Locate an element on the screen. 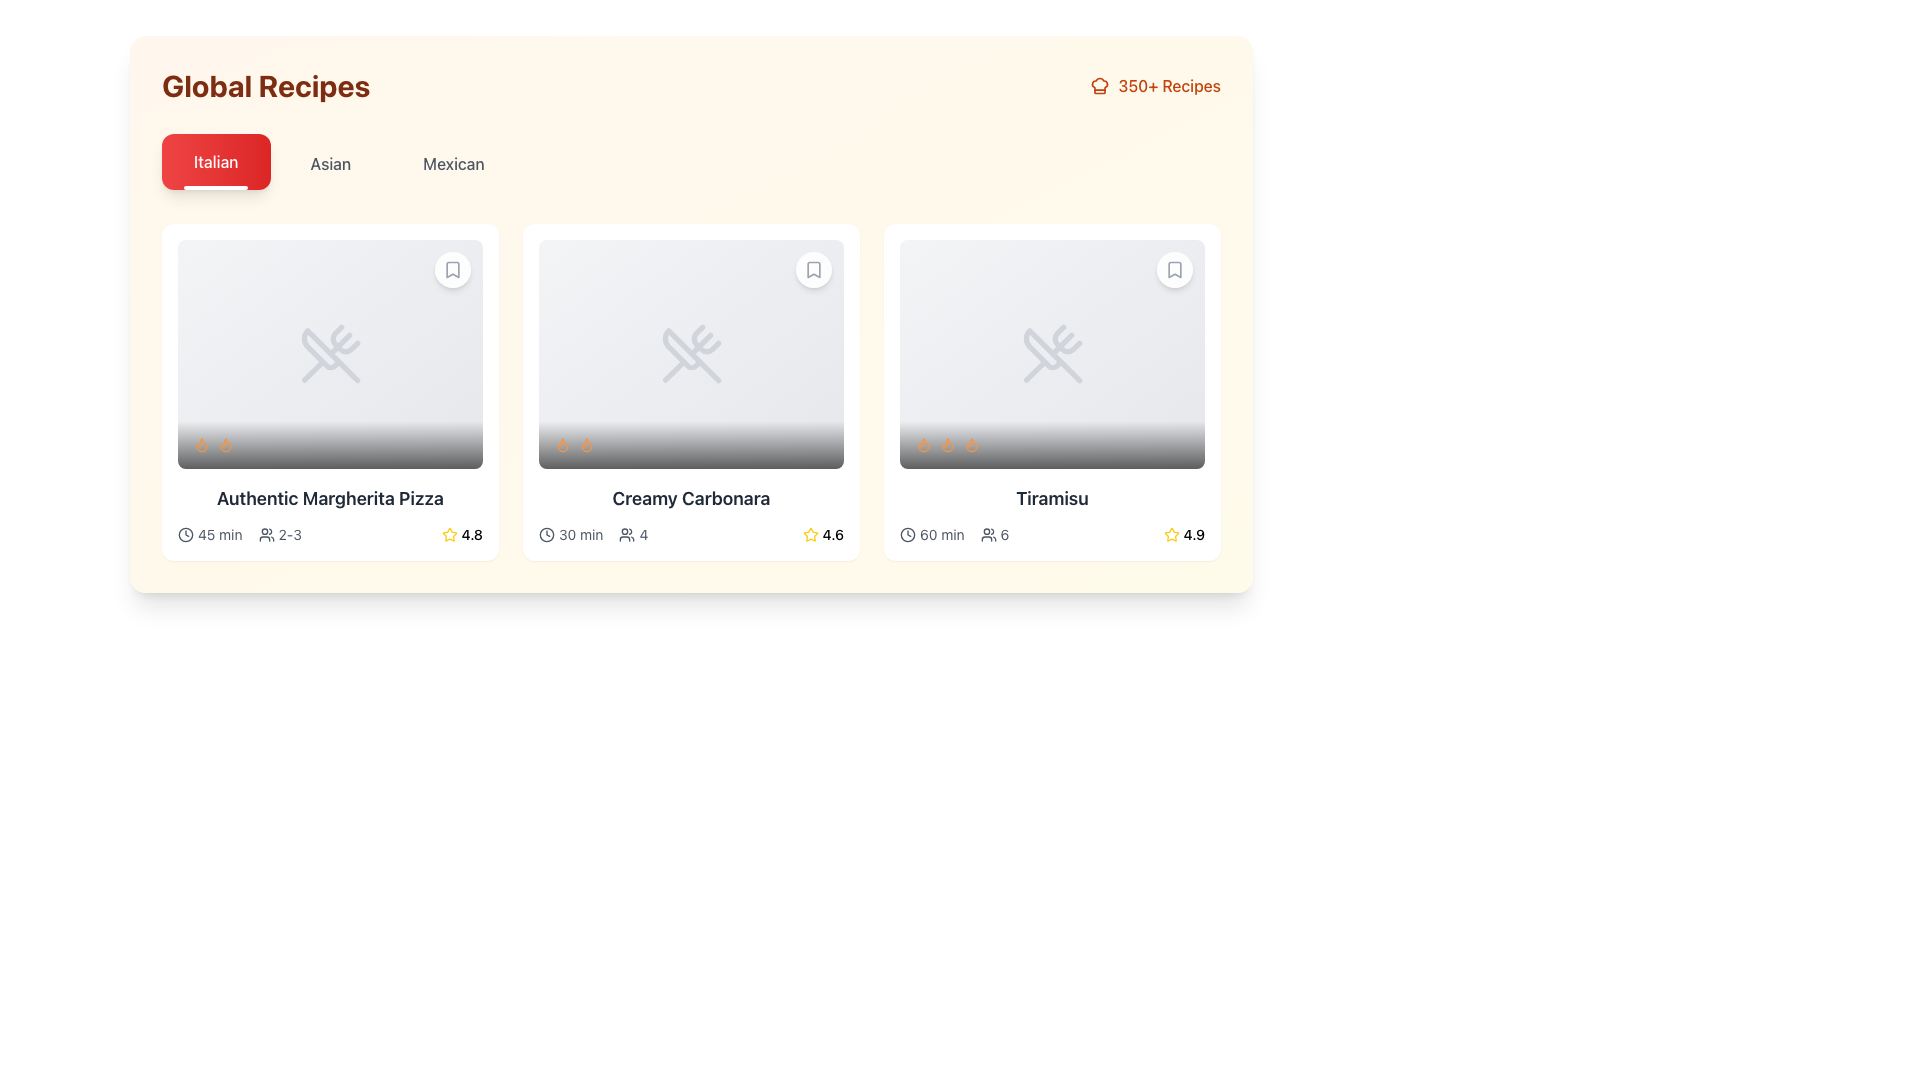 This screenshot has height=1080, width=1920. the 'Global Recipes' text element is located at coordinates (265, 84).